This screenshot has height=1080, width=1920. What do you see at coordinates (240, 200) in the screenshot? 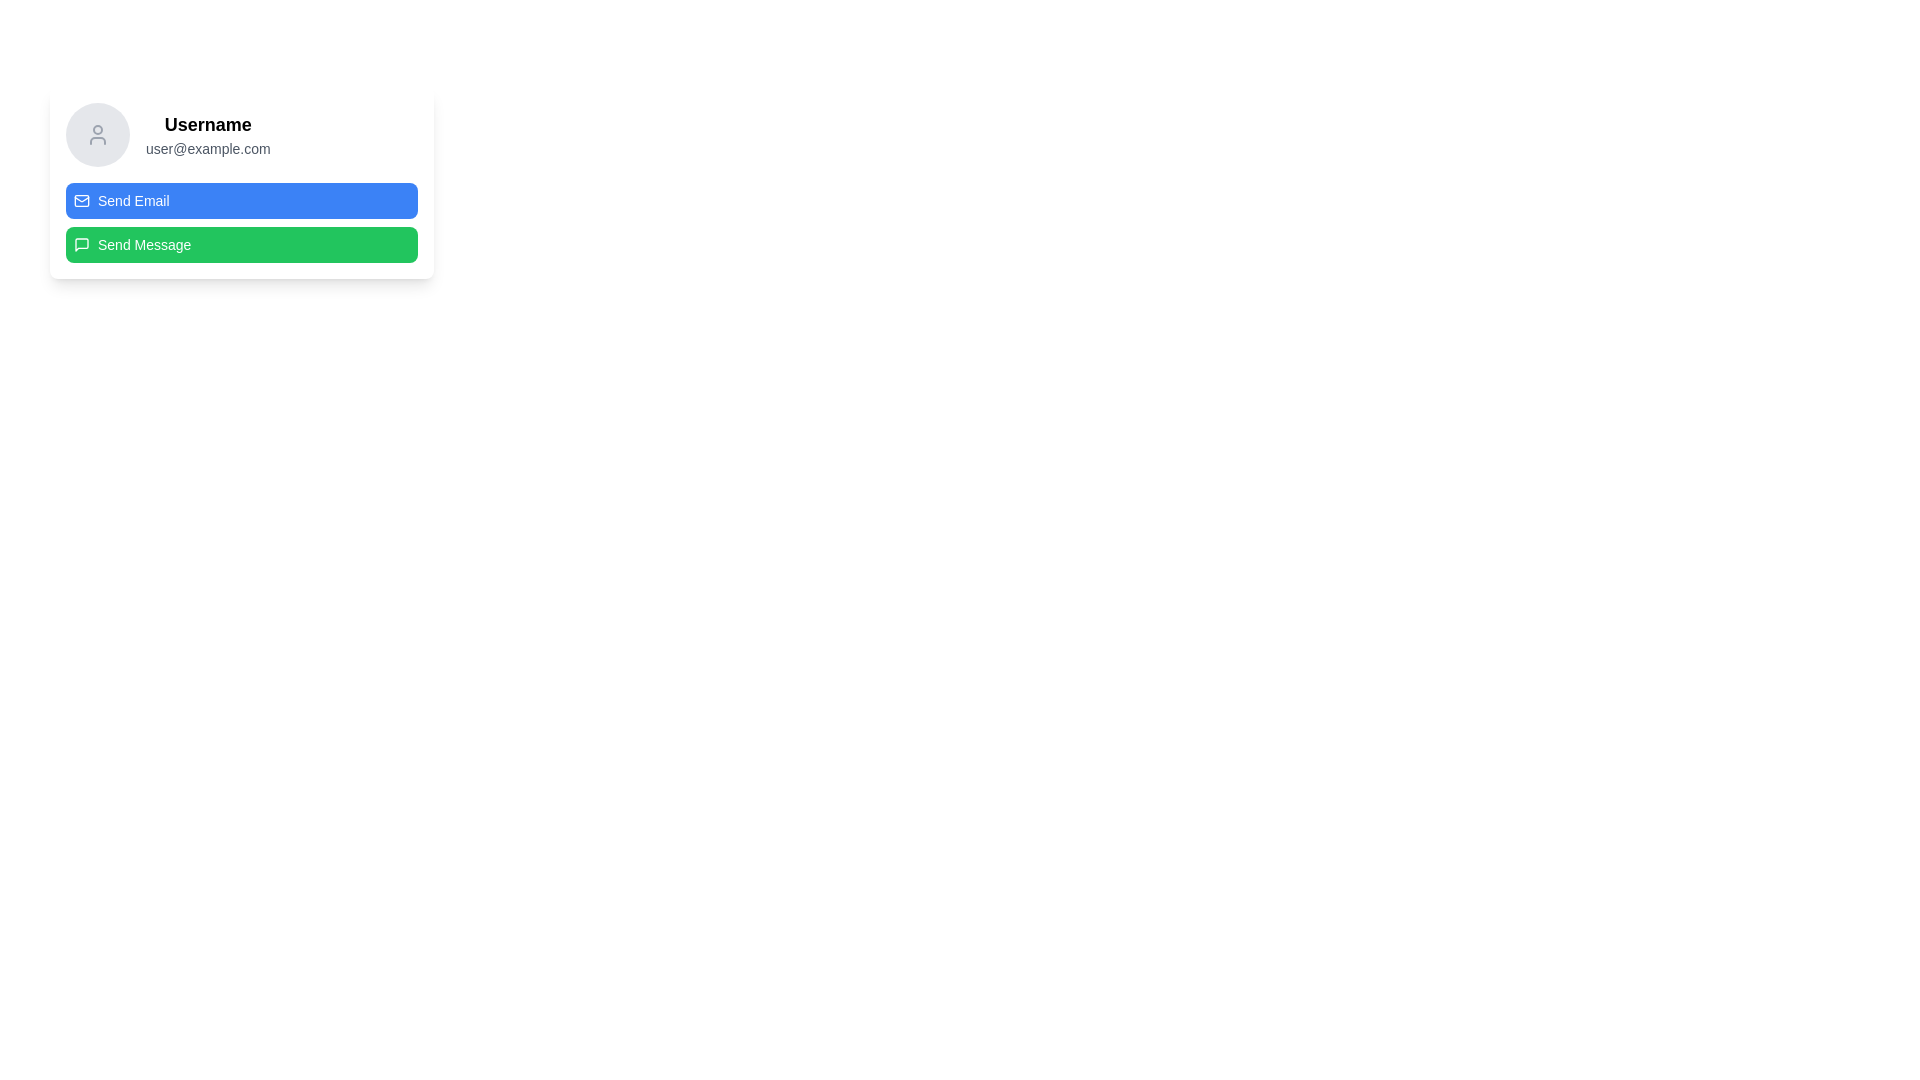
I see `the topmost button below the username and email address display to initiate sending an email` at bounding box center [240, 200].